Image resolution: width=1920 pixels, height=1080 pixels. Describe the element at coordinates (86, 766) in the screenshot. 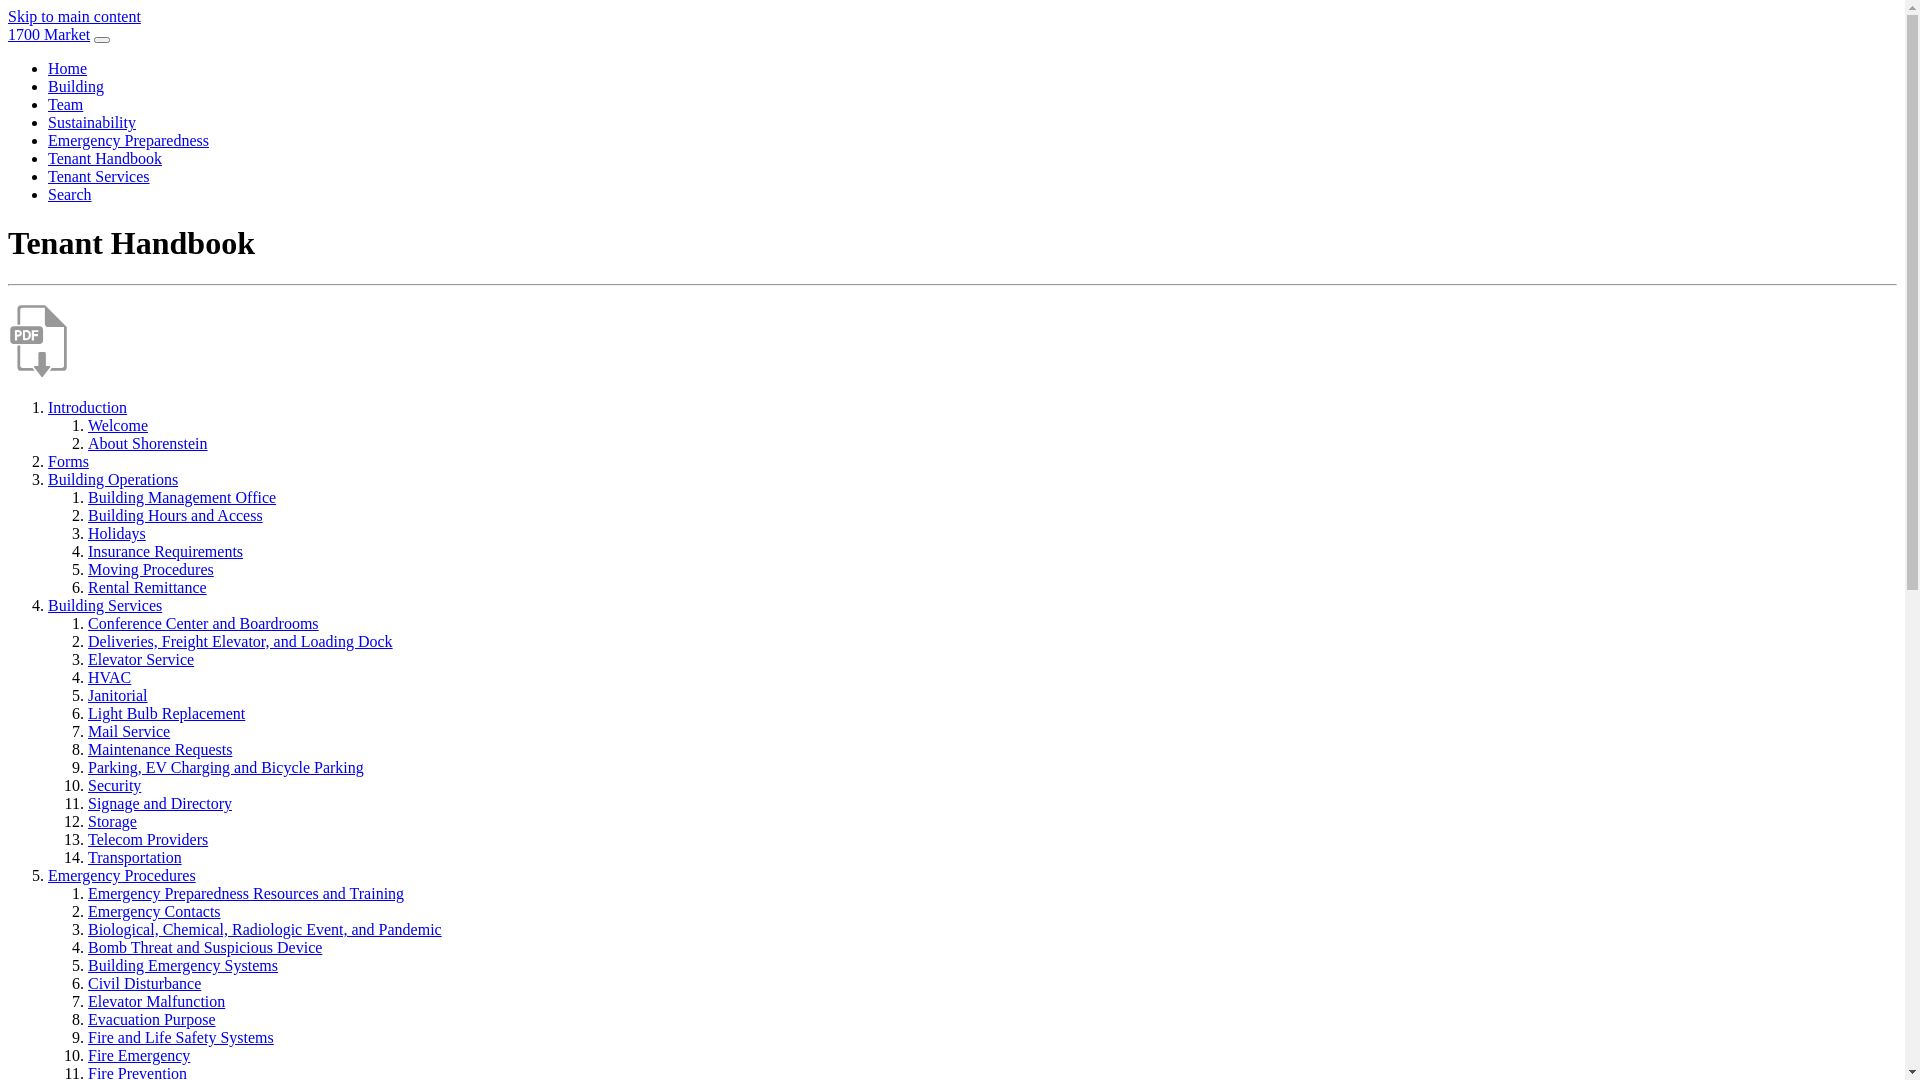

I see `'Parking, EV Charging and Bicycle Parking'` at that location.